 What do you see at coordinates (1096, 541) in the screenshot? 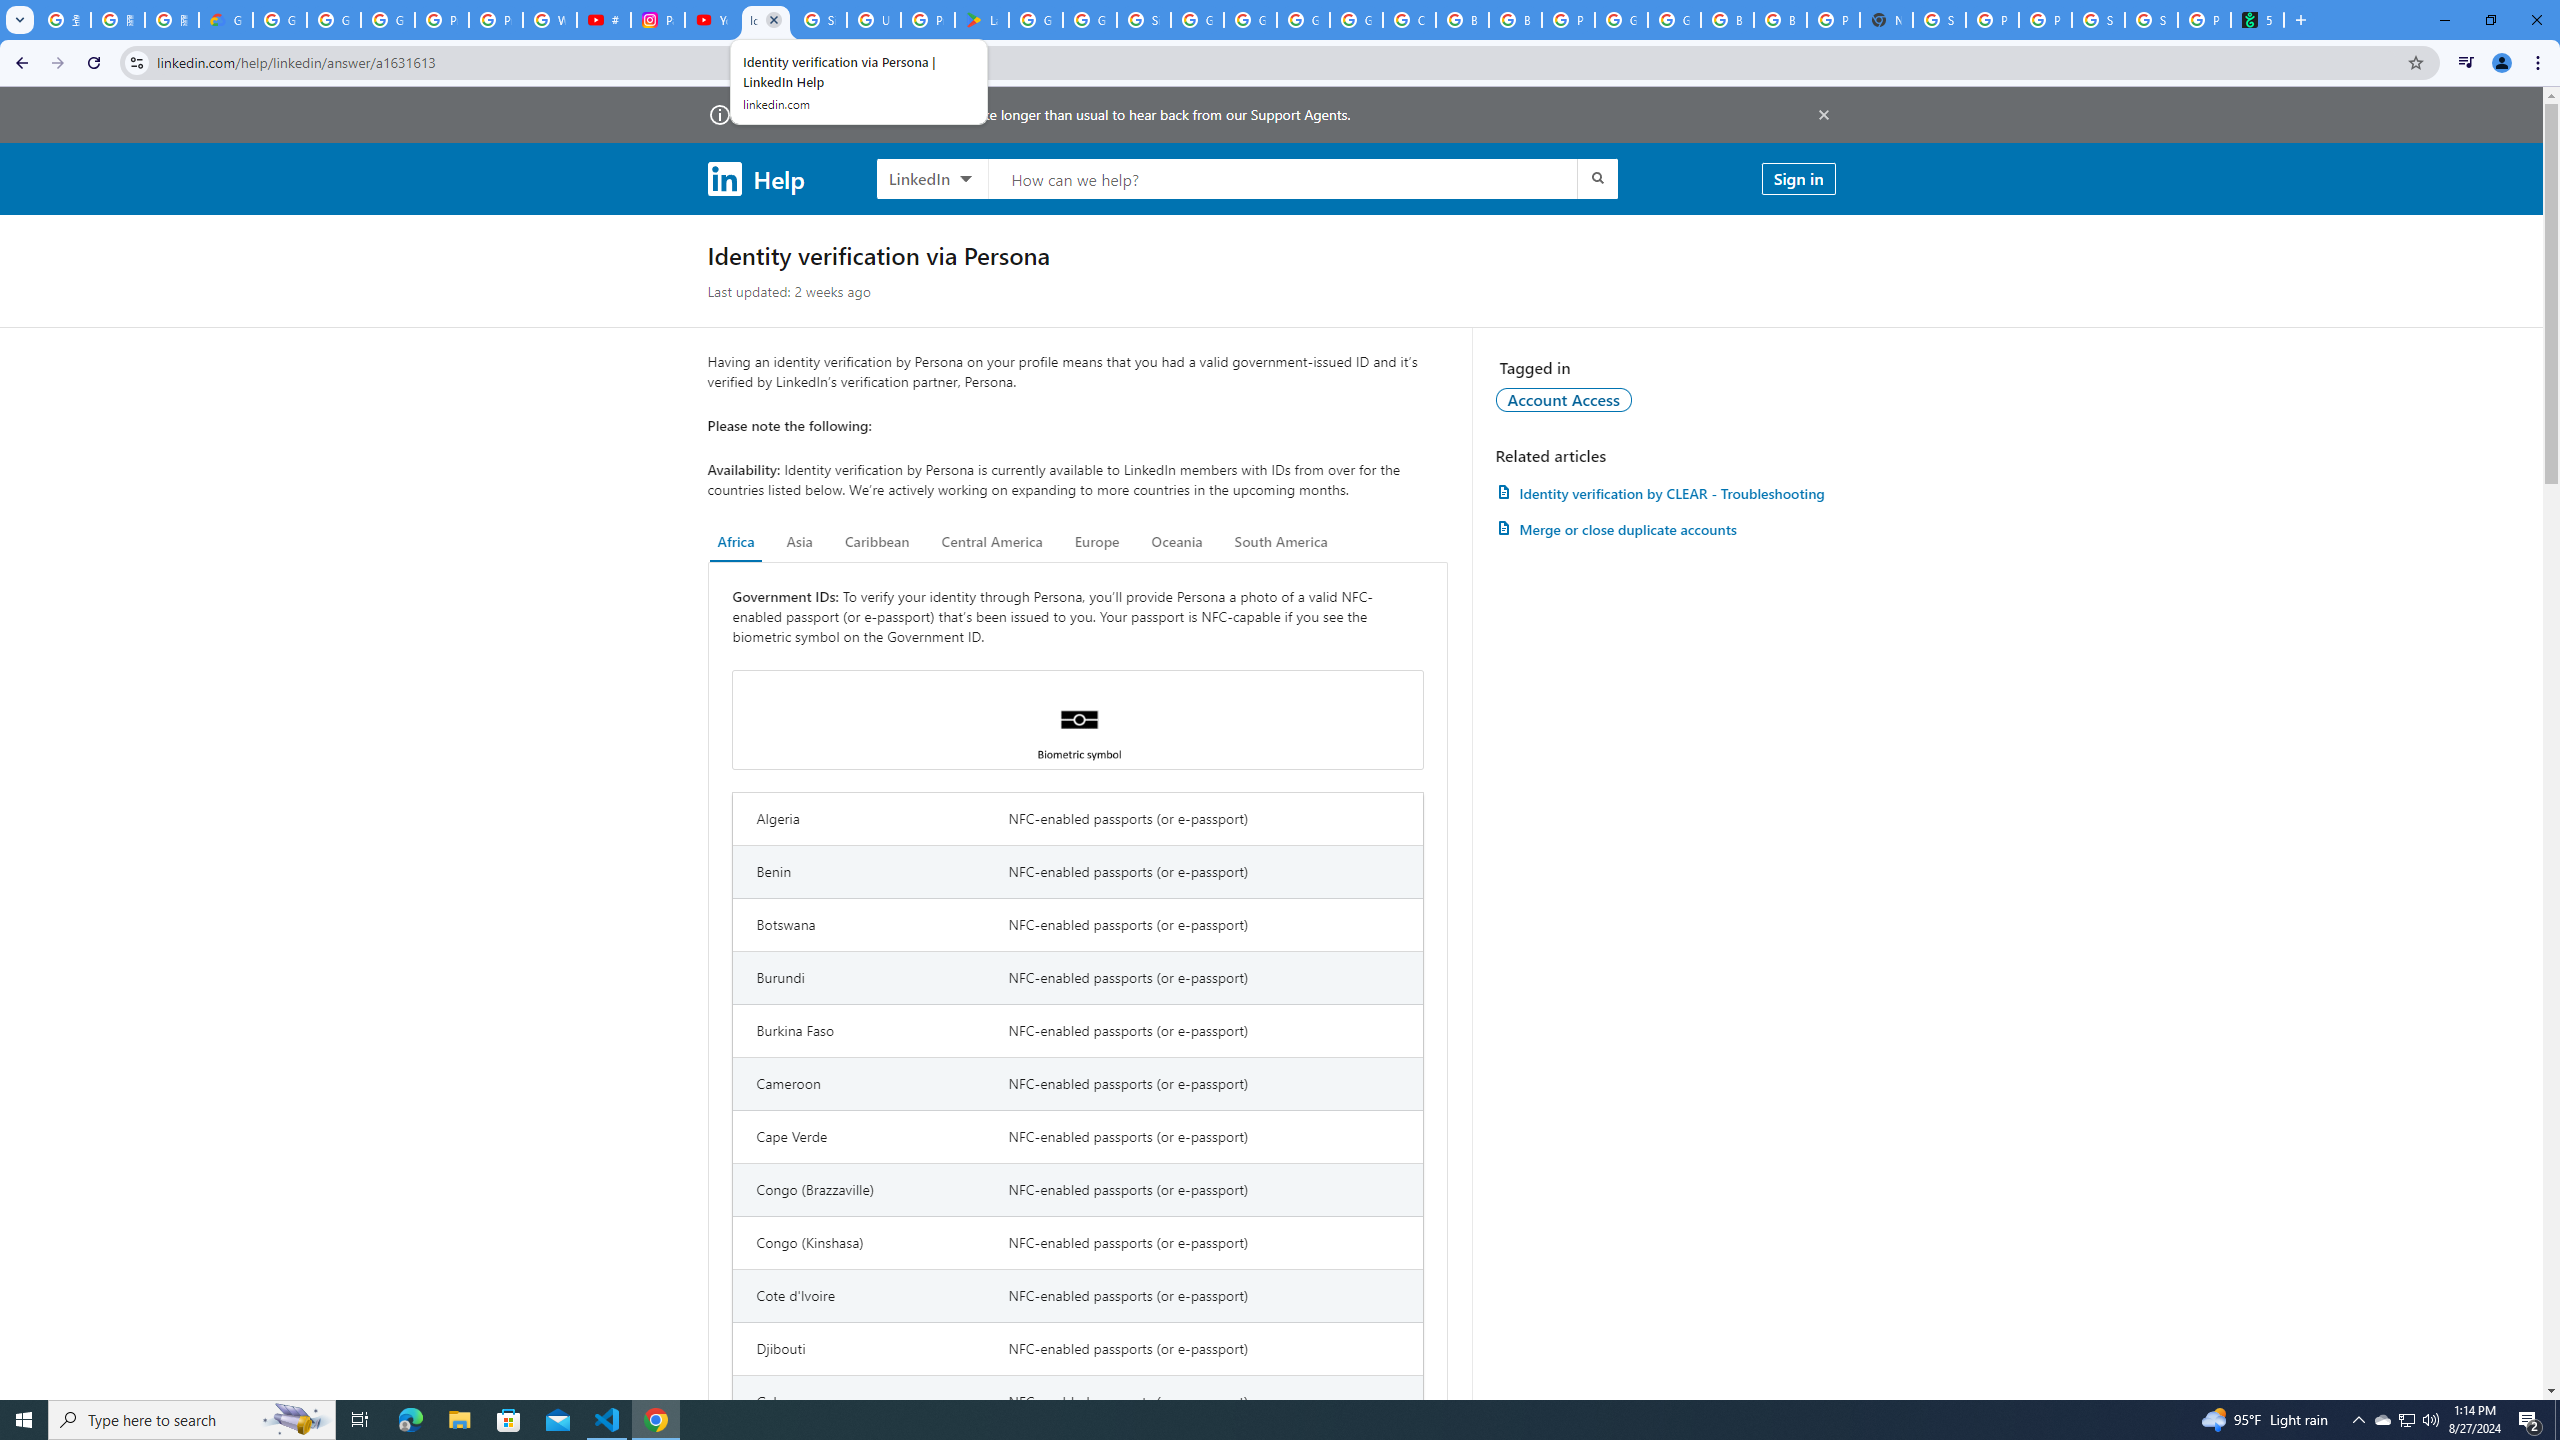
I see `'Europe'` at bounding box center [1096, 541].